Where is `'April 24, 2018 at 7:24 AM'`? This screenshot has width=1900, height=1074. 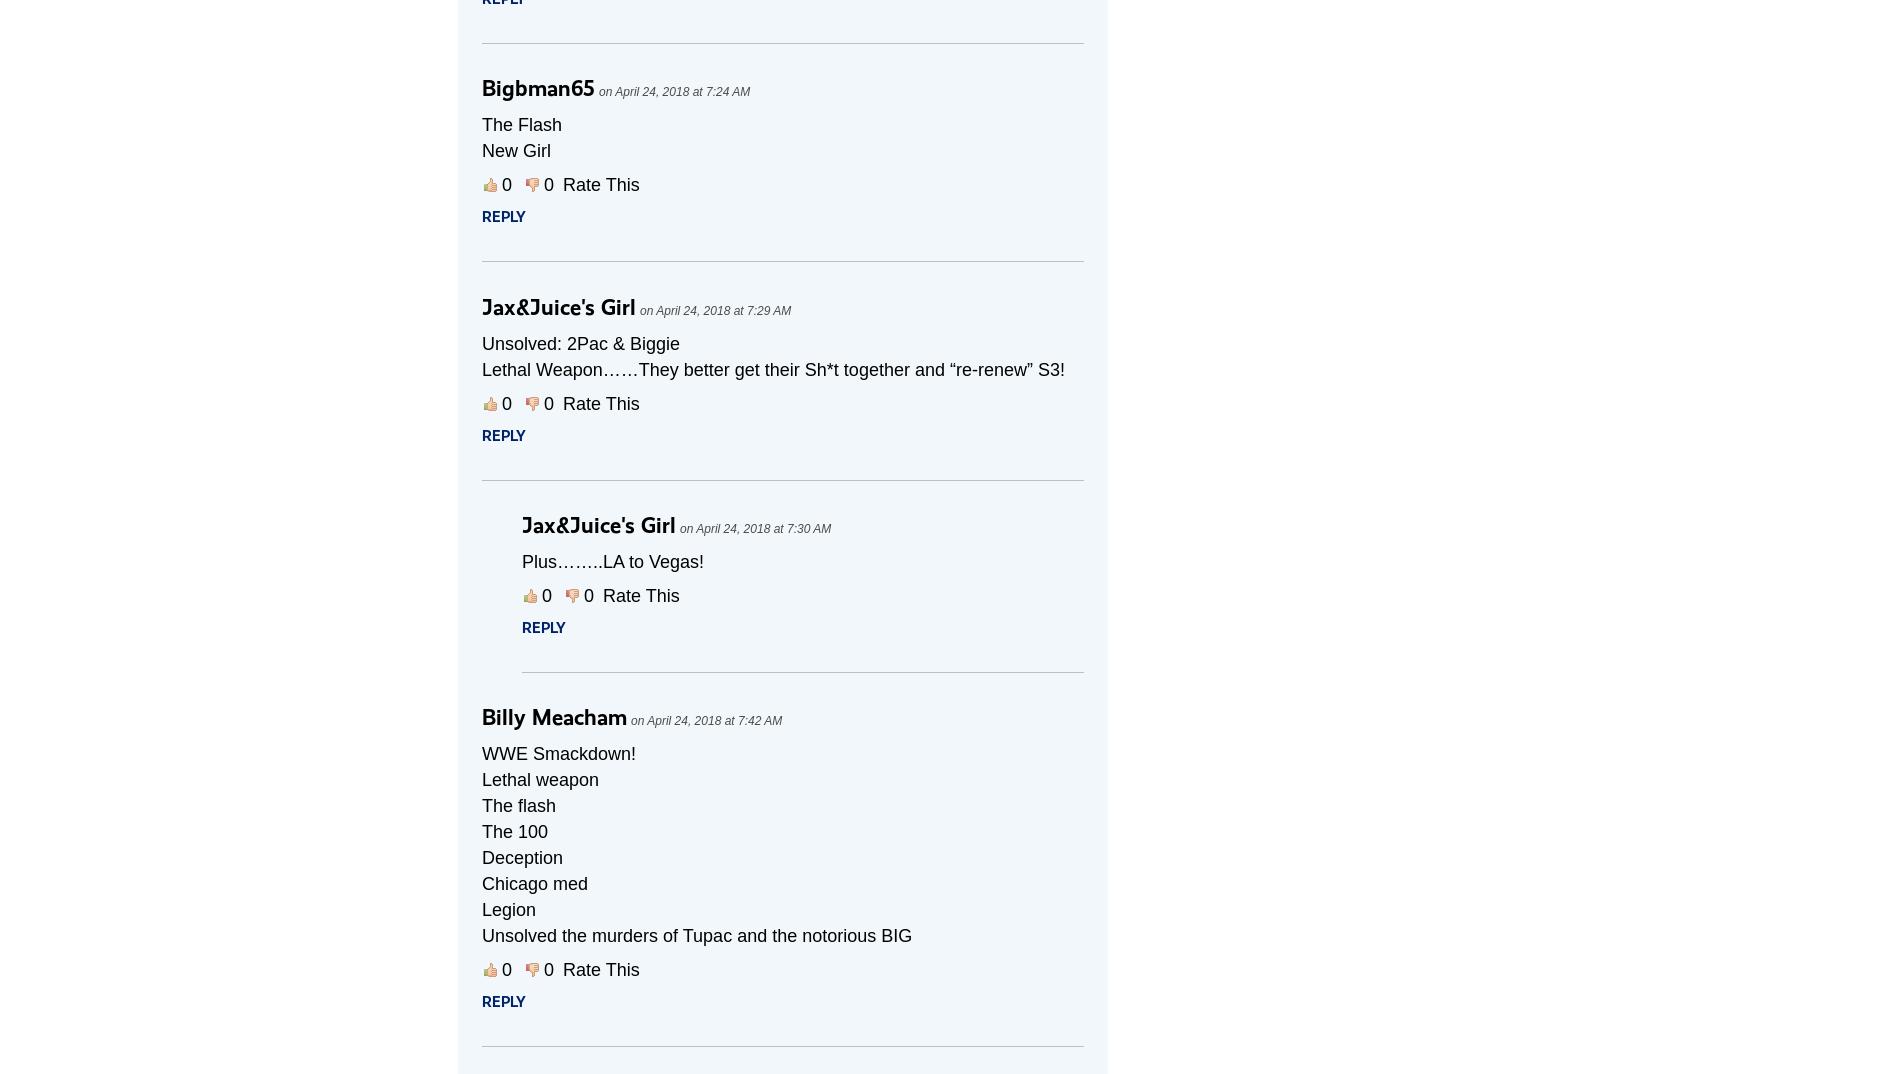
'April 24, 2018 at 7:24 AM' is located at coordinates (682, 92).